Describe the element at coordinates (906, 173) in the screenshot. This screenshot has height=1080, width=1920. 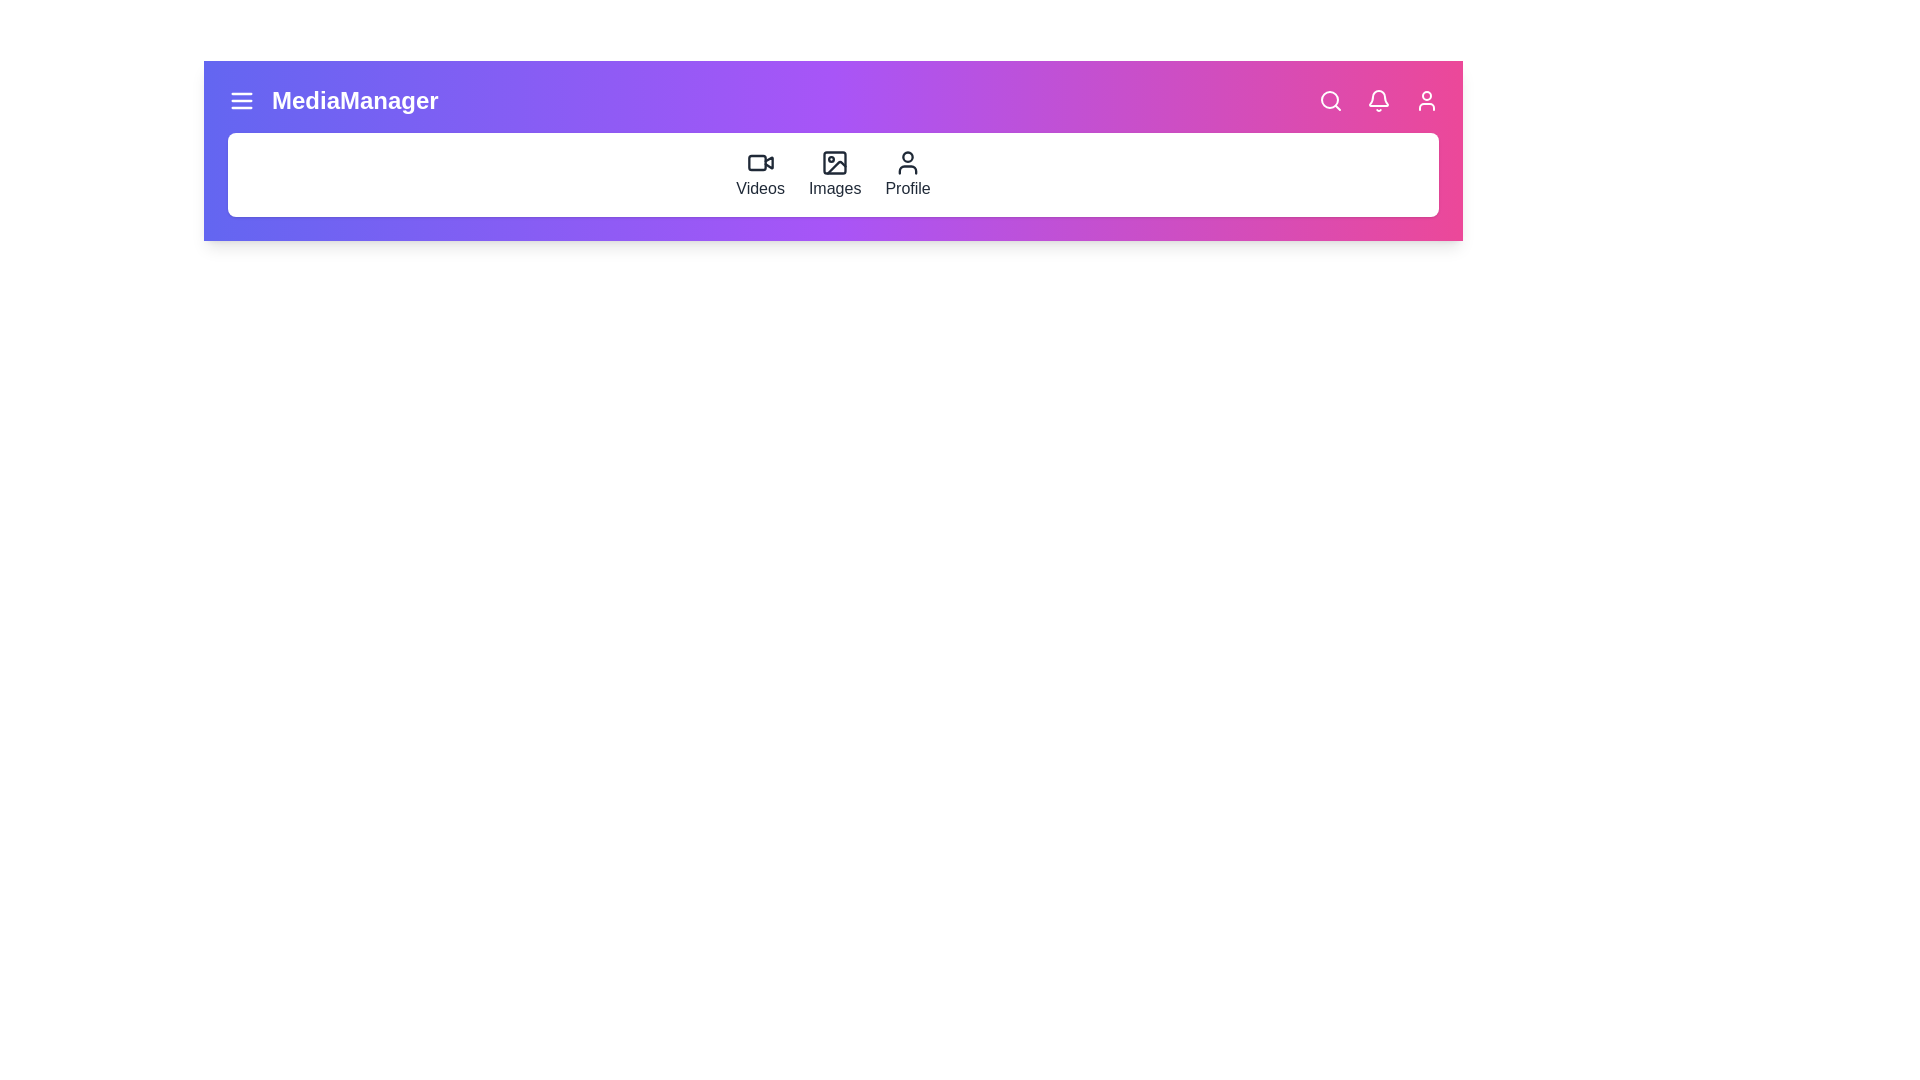
I see `the 'Profile' button to navigate to the Profile section` at that location.